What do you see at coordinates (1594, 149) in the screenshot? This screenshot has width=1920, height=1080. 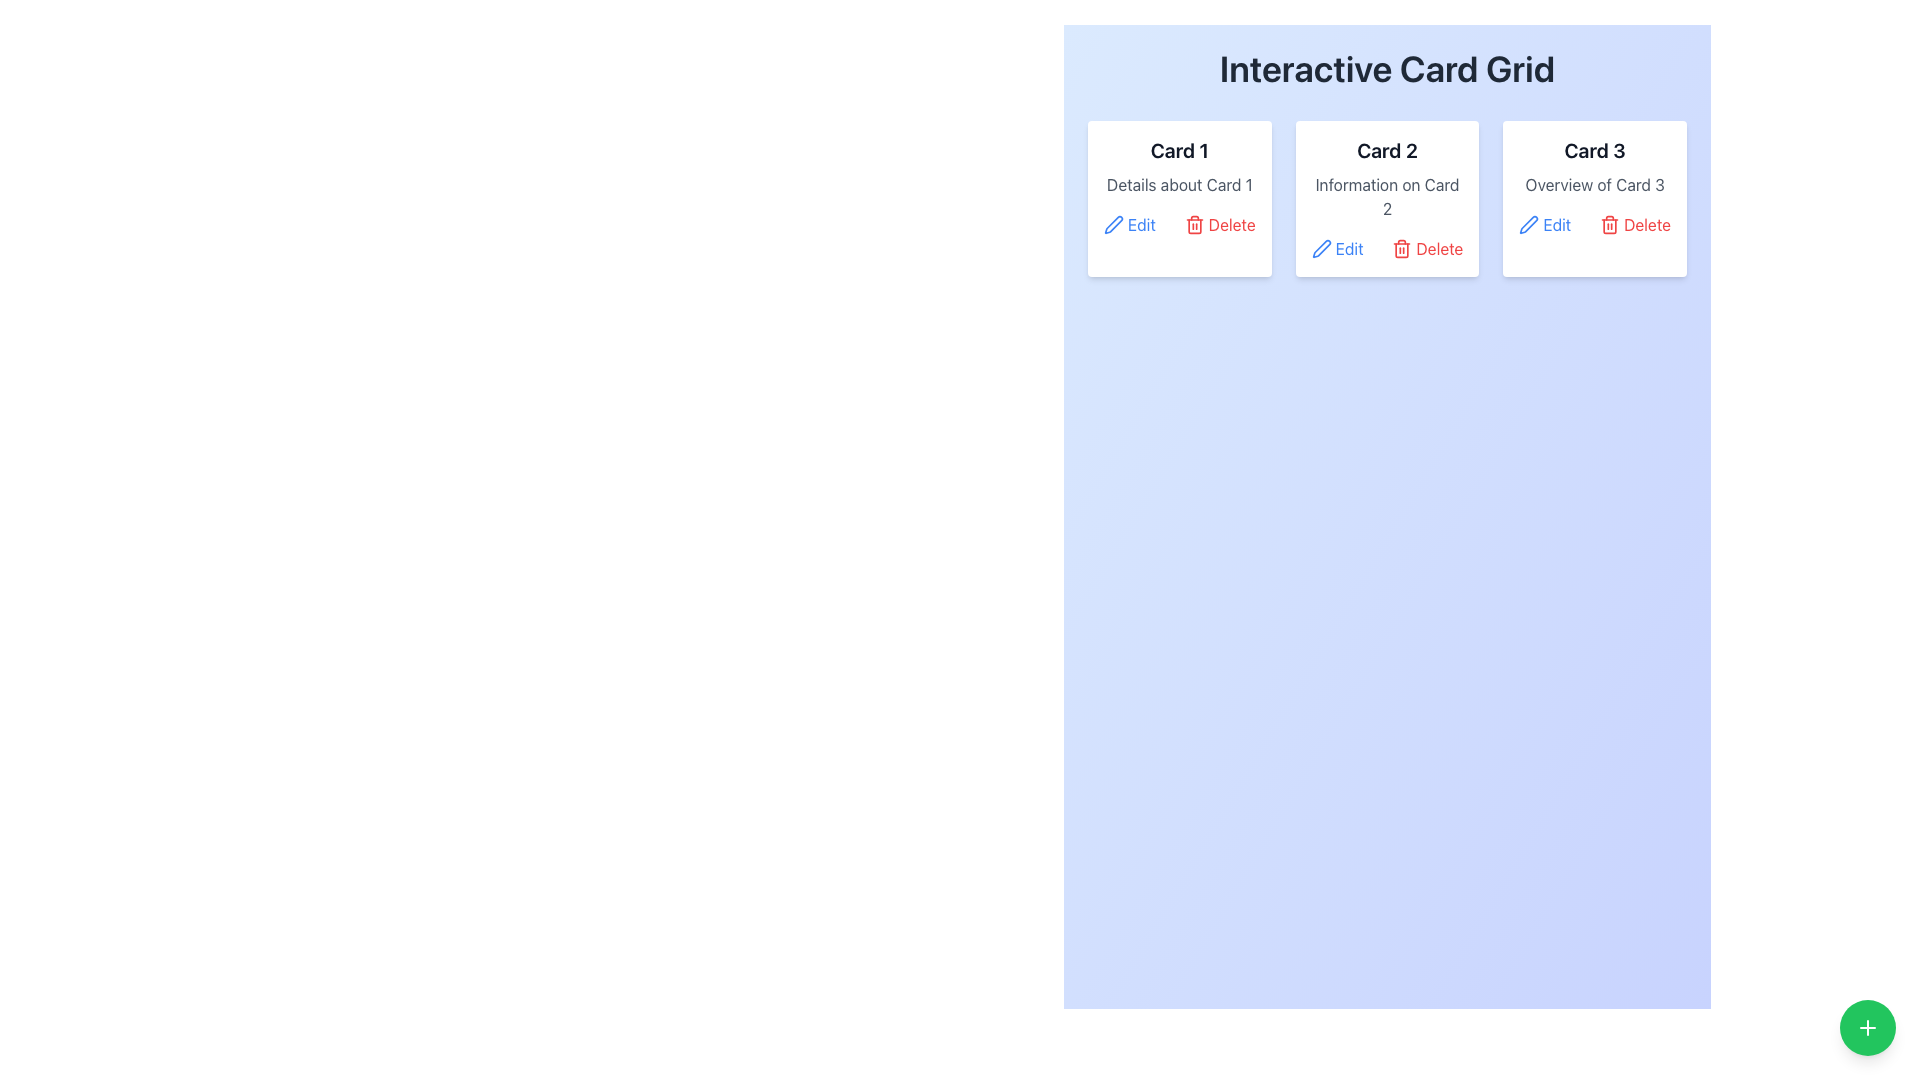 I see `the text label that serves as the title for 'Card 3', positioned at the top of the card in the third column of the grid` at bounding box center [1594, 149].